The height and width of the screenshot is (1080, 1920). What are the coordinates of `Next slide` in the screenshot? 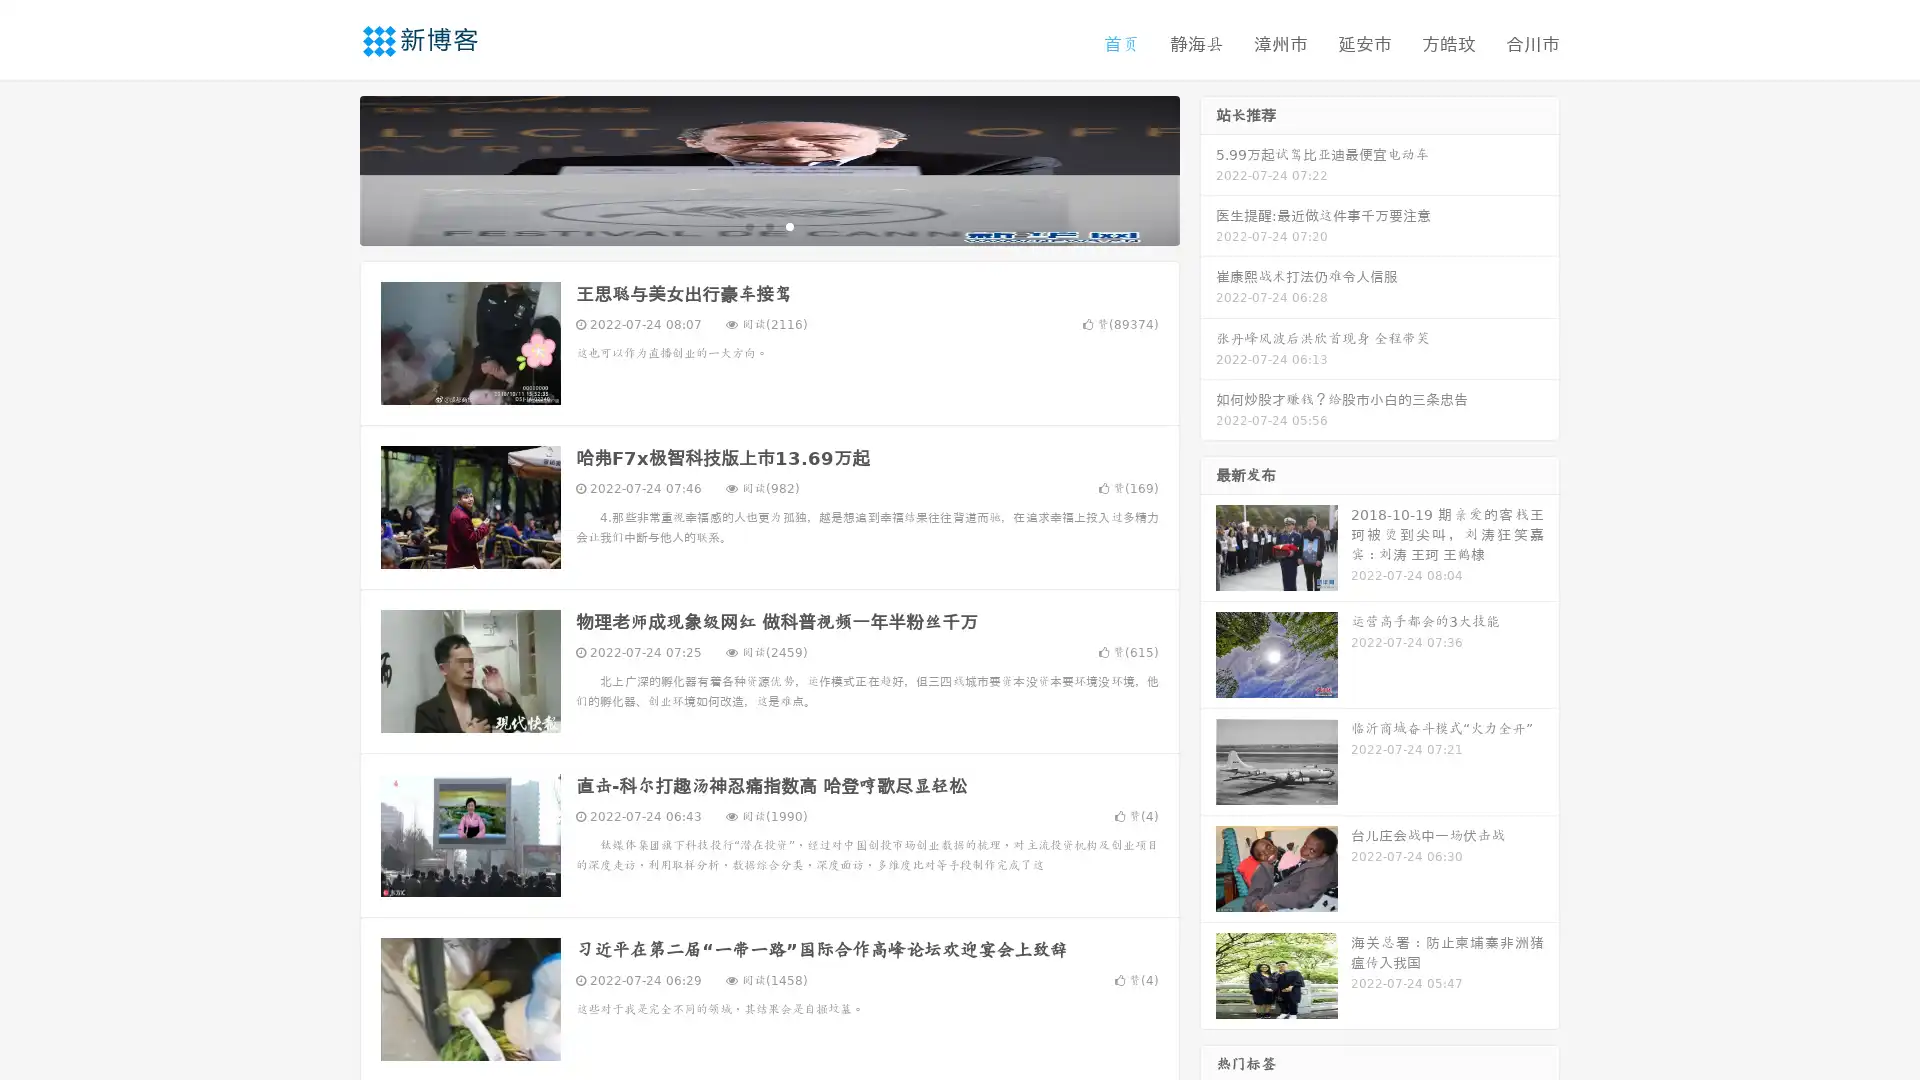 It's located at (1208, 168).